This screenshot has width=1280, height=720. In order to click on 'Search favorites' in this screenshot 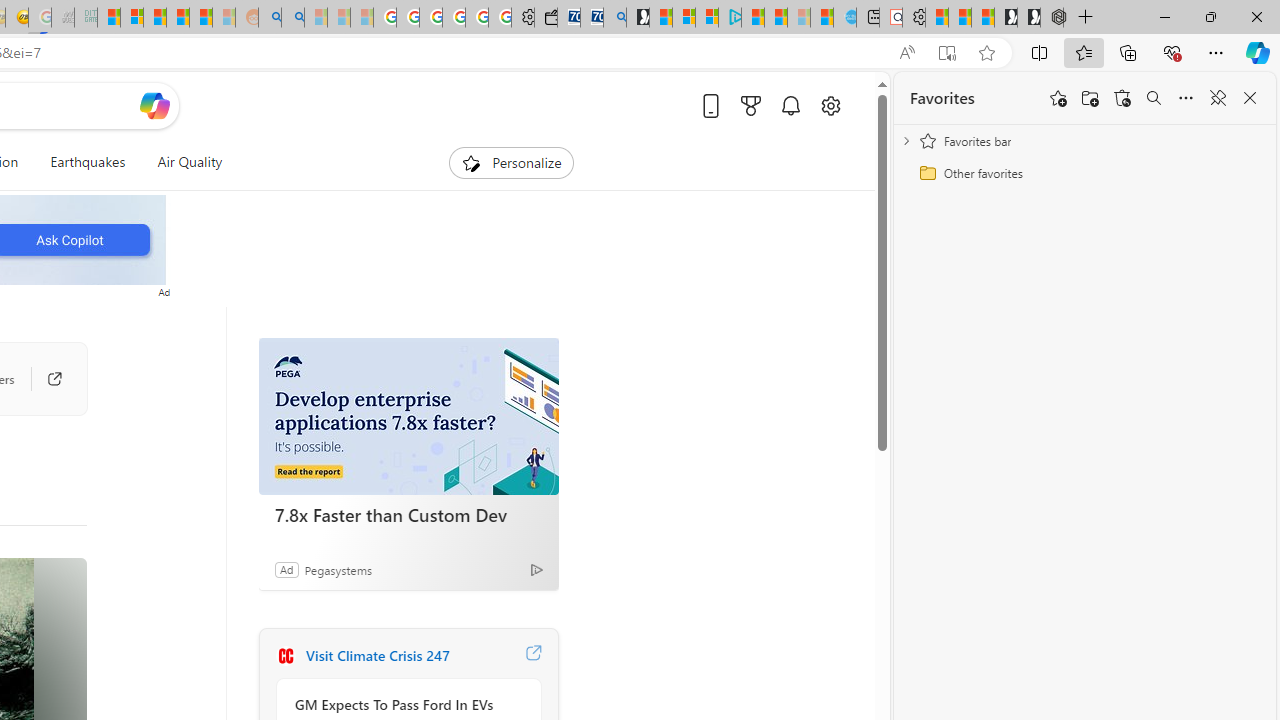, I will do `click(1153, 98)`.